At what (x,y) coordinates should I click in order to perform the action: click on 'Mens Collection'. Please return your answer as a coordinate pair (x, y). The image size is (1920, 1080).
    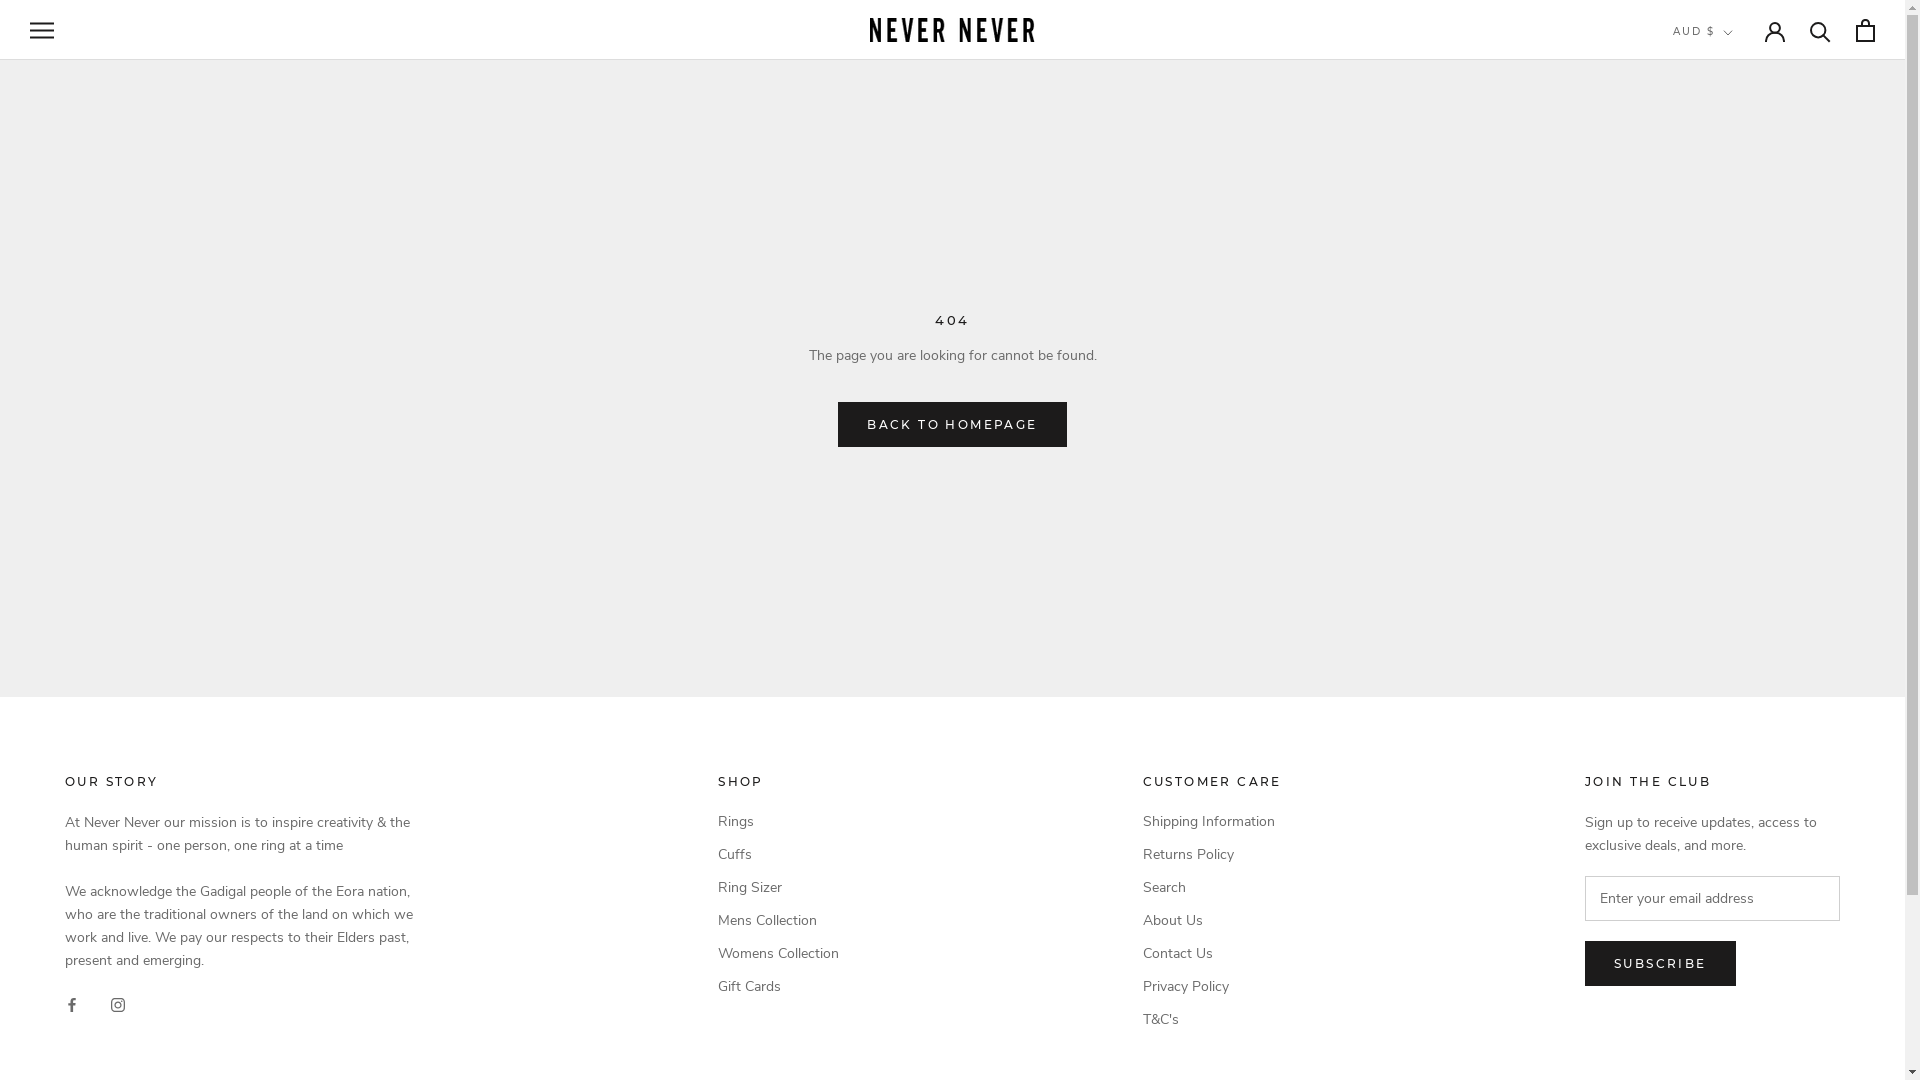
    Looking at the image, I should click on (777, 920).